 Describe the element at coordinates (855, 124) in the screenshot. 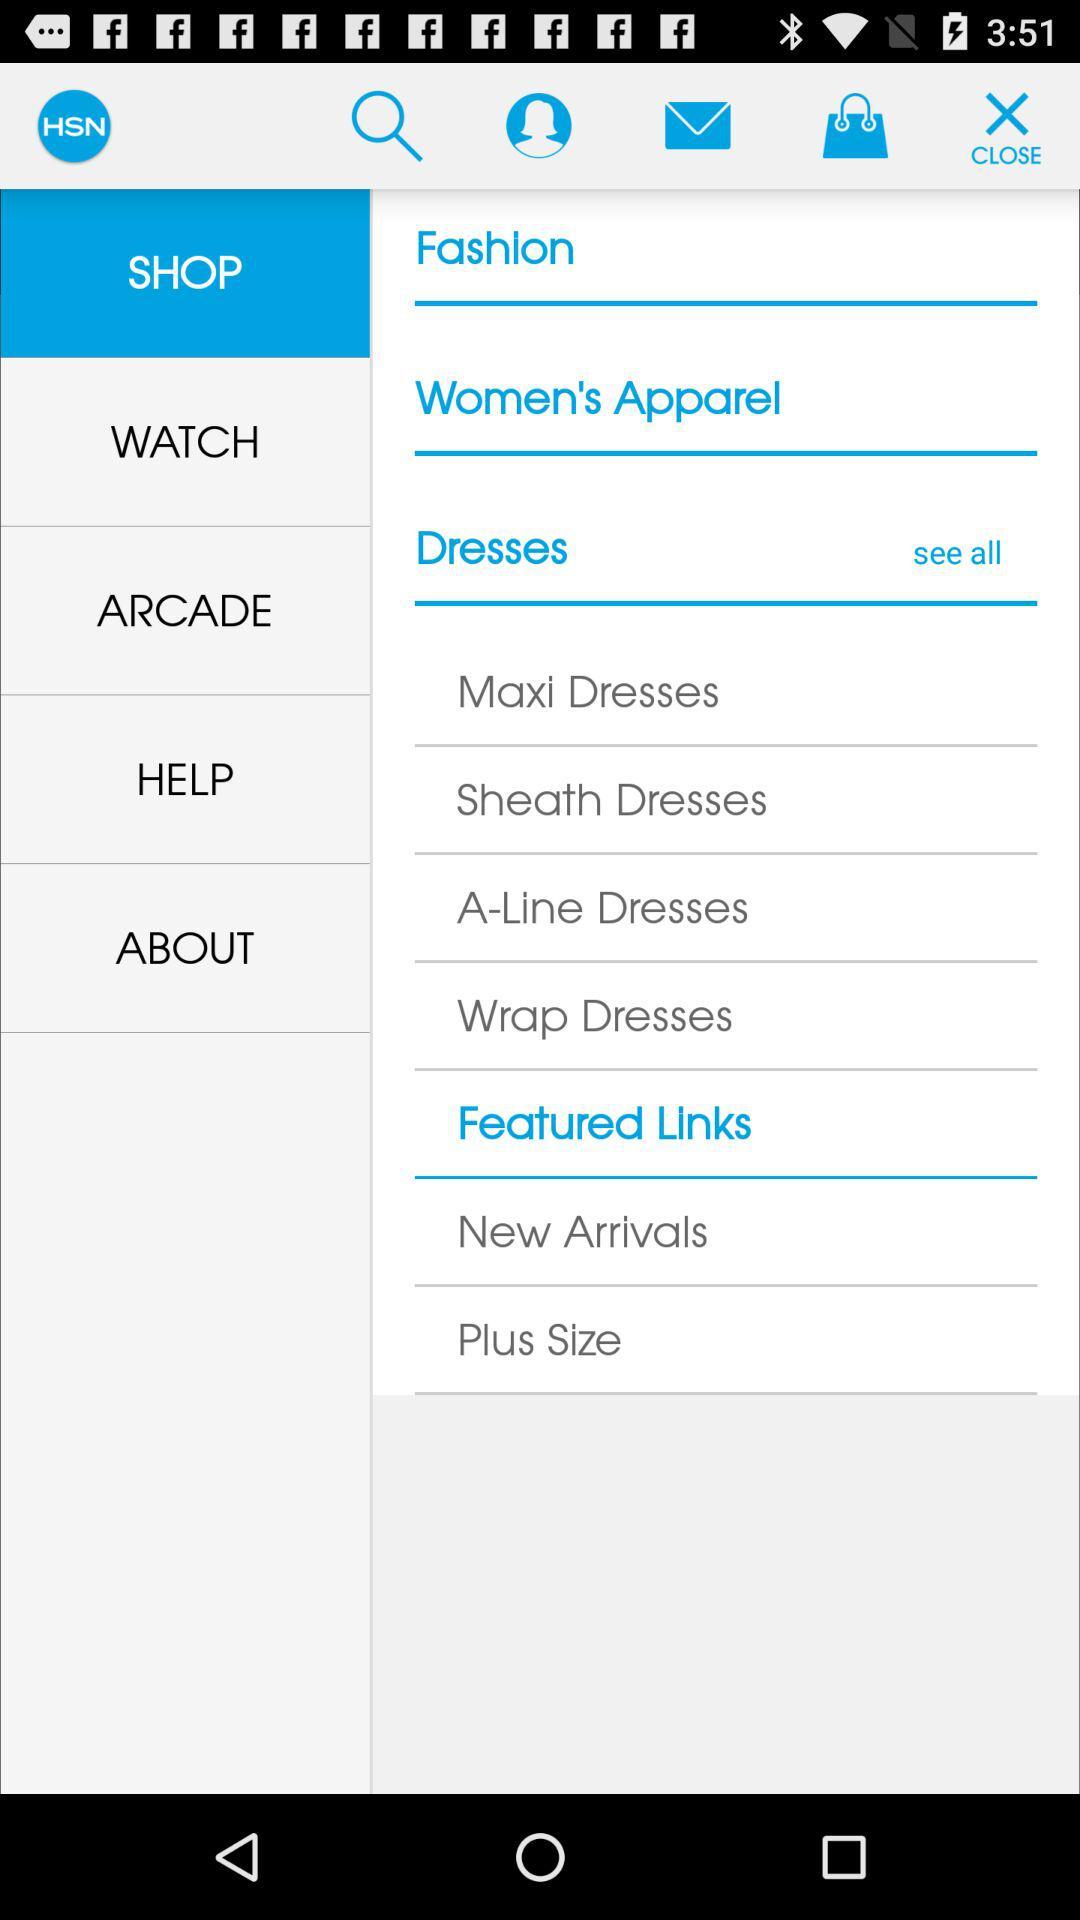

I see `see shopping bag` at that location.